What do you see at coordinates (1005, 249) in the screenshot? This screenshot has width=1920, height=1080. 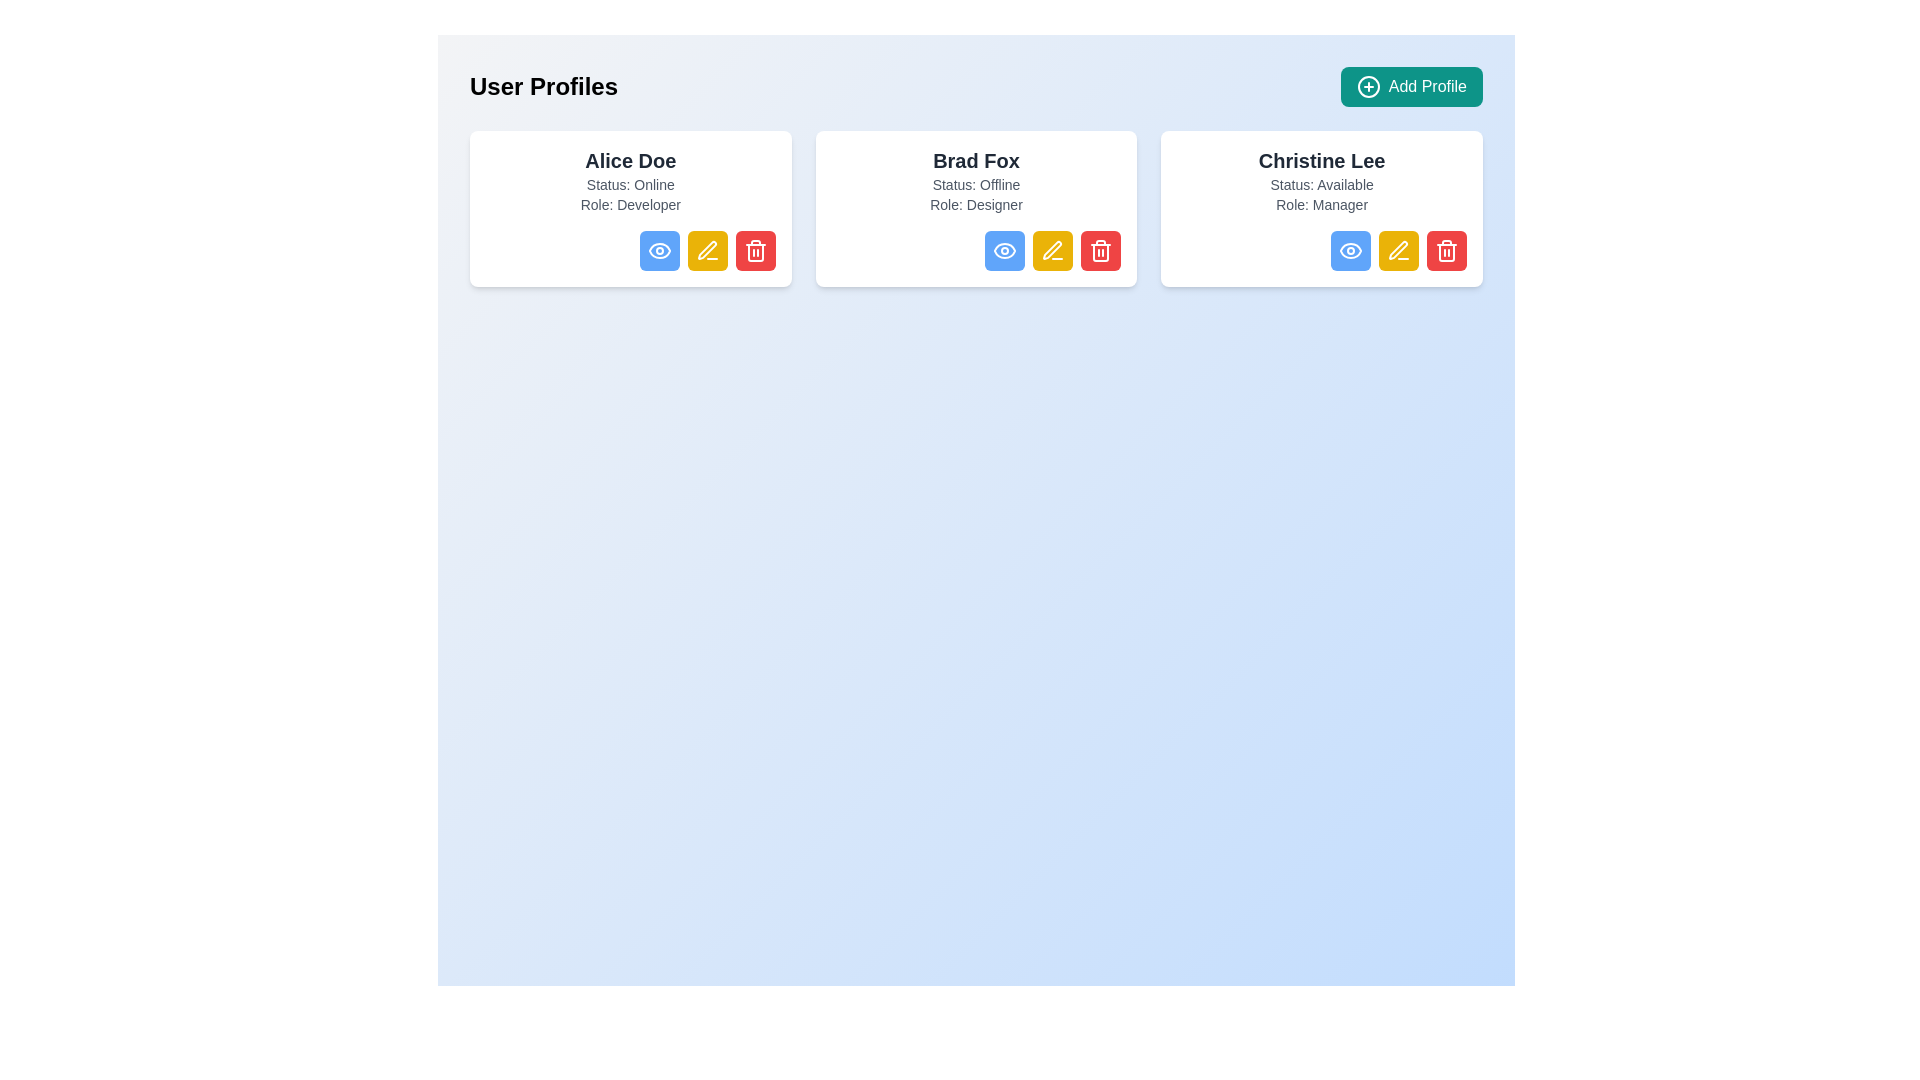 I see `the eye icon button located in the action buttons row beneath the 'Brad Fox' profile card` at bounding box center [1005, 249].